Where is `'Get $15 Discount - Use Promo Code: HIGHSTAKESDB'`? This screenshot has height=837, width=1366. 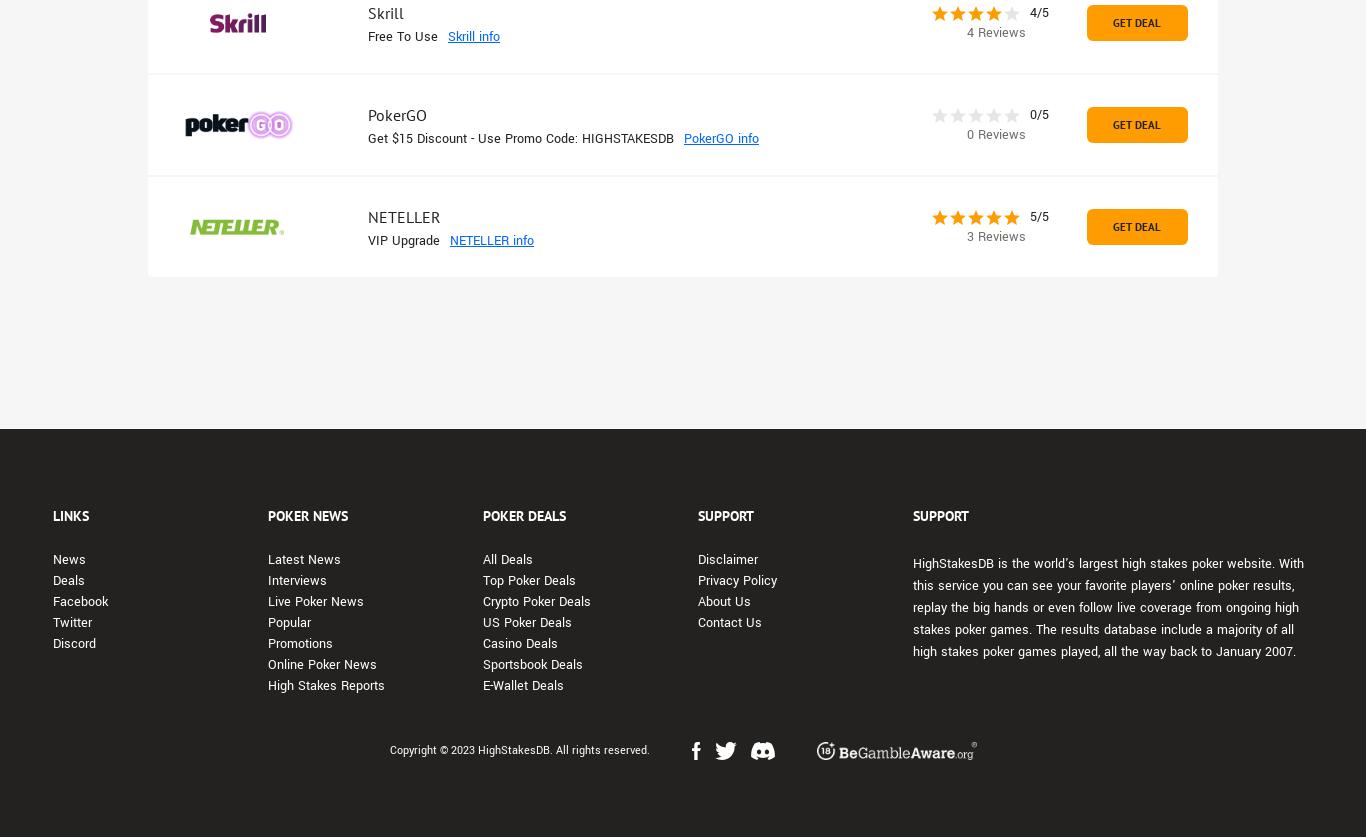
'Get $15 Discount - Use Promo Code: HIGHSTAKESDB' is located at coordinates (520, 139).